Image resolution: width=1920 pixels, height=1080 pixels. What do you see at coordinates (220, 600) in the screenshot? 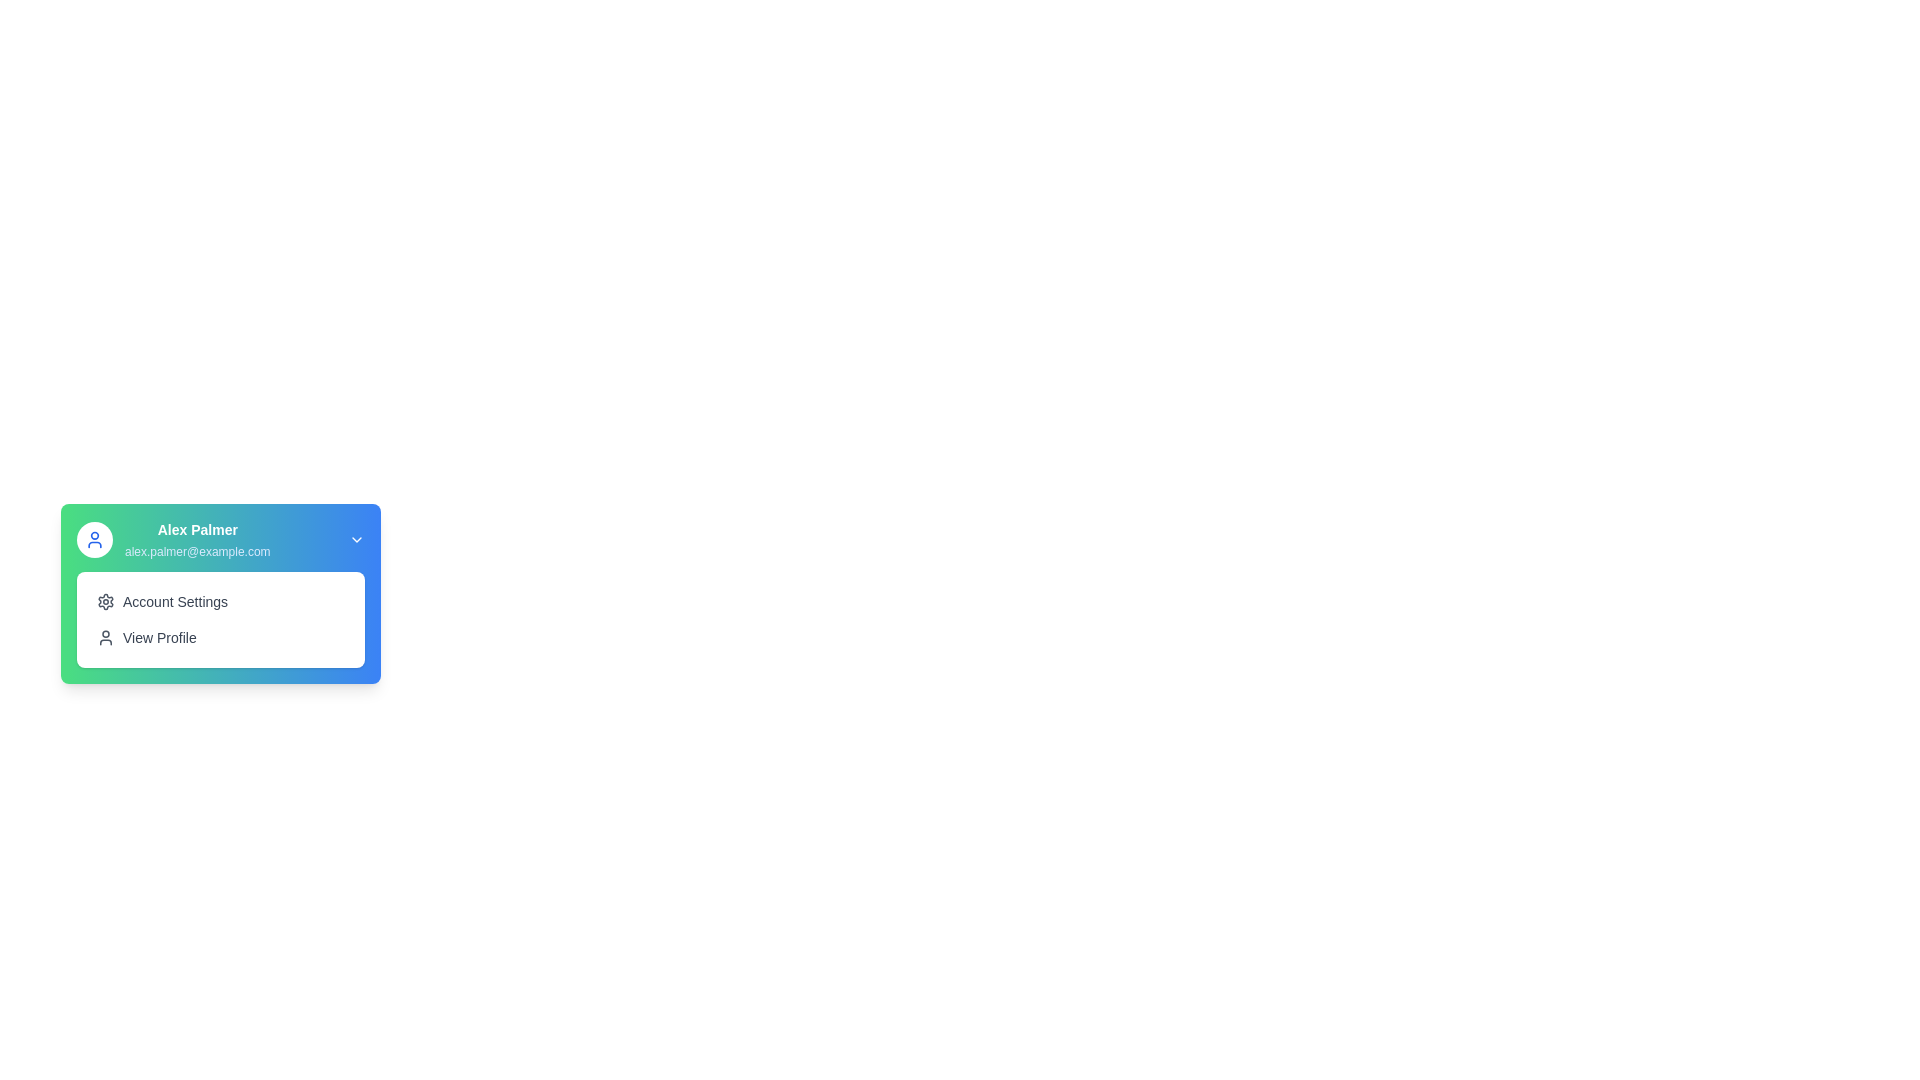
I see `the navigation button in the dropdown menu above the 'View Profile' button` at bounding box center [220, 600].